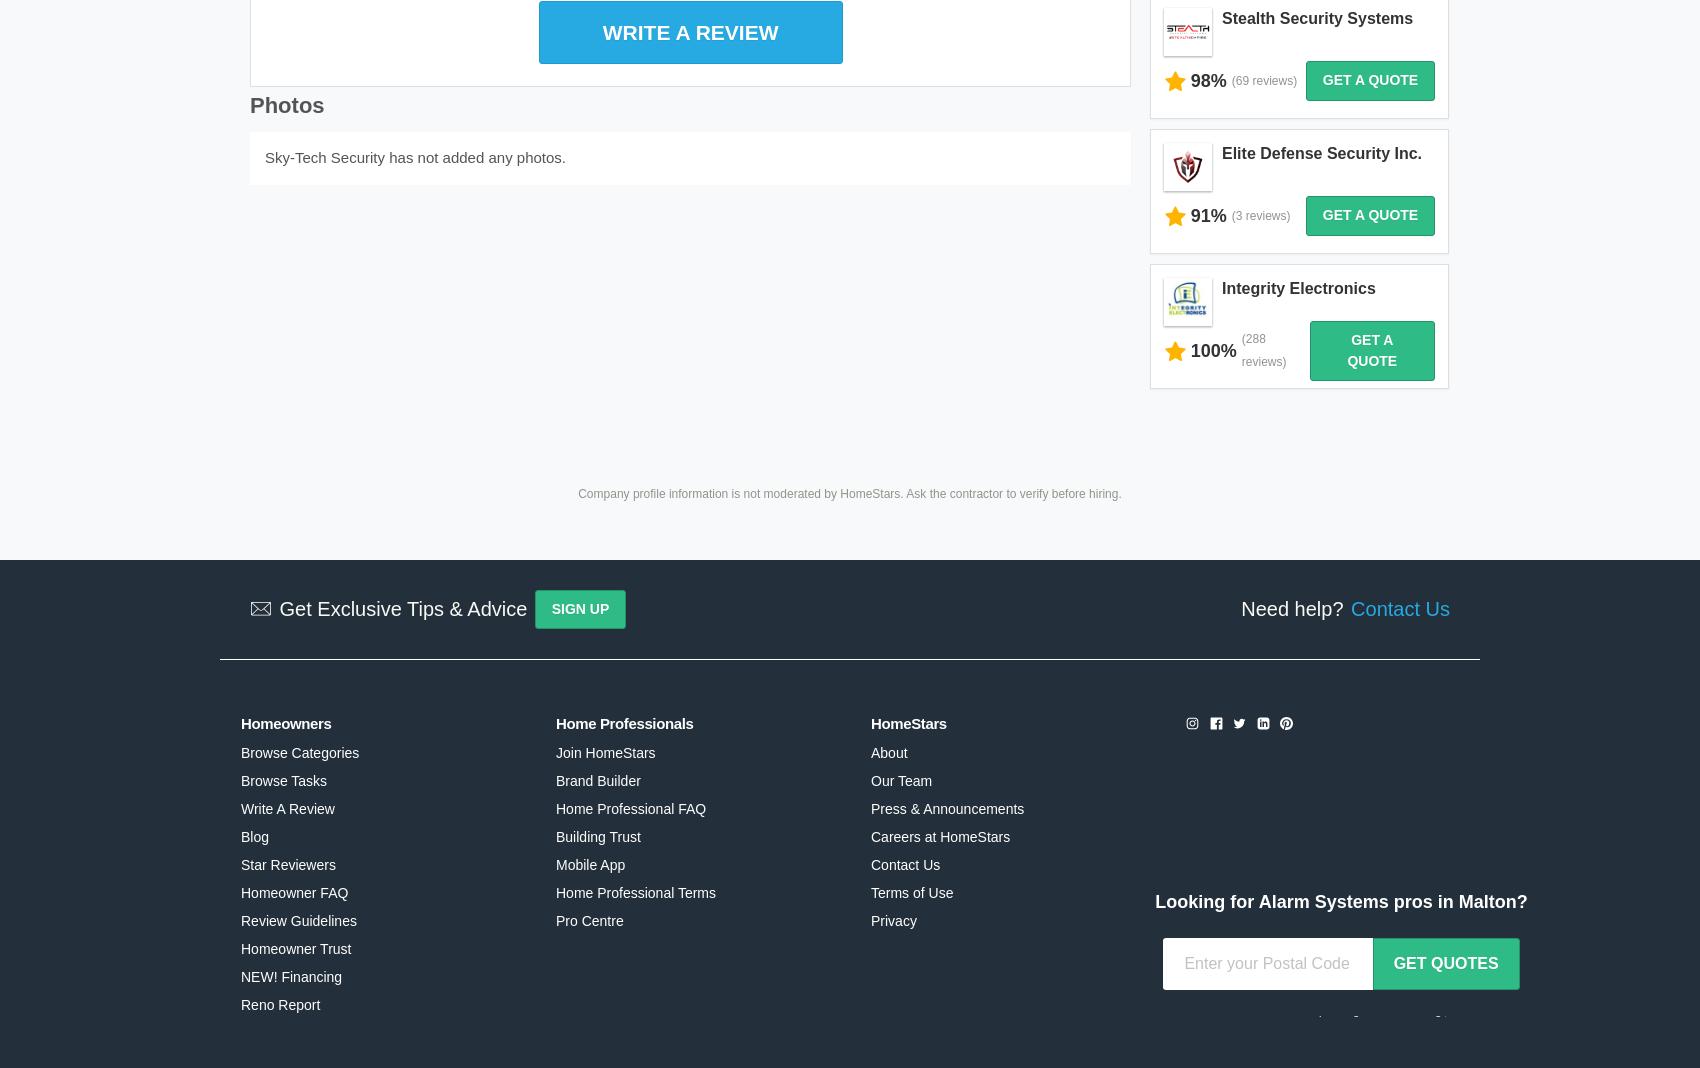 Image resolution: width=1700 pixels, height=1068 pixels. I want to click on 'Elite Defense Security Inc.', so click(1219, 68).